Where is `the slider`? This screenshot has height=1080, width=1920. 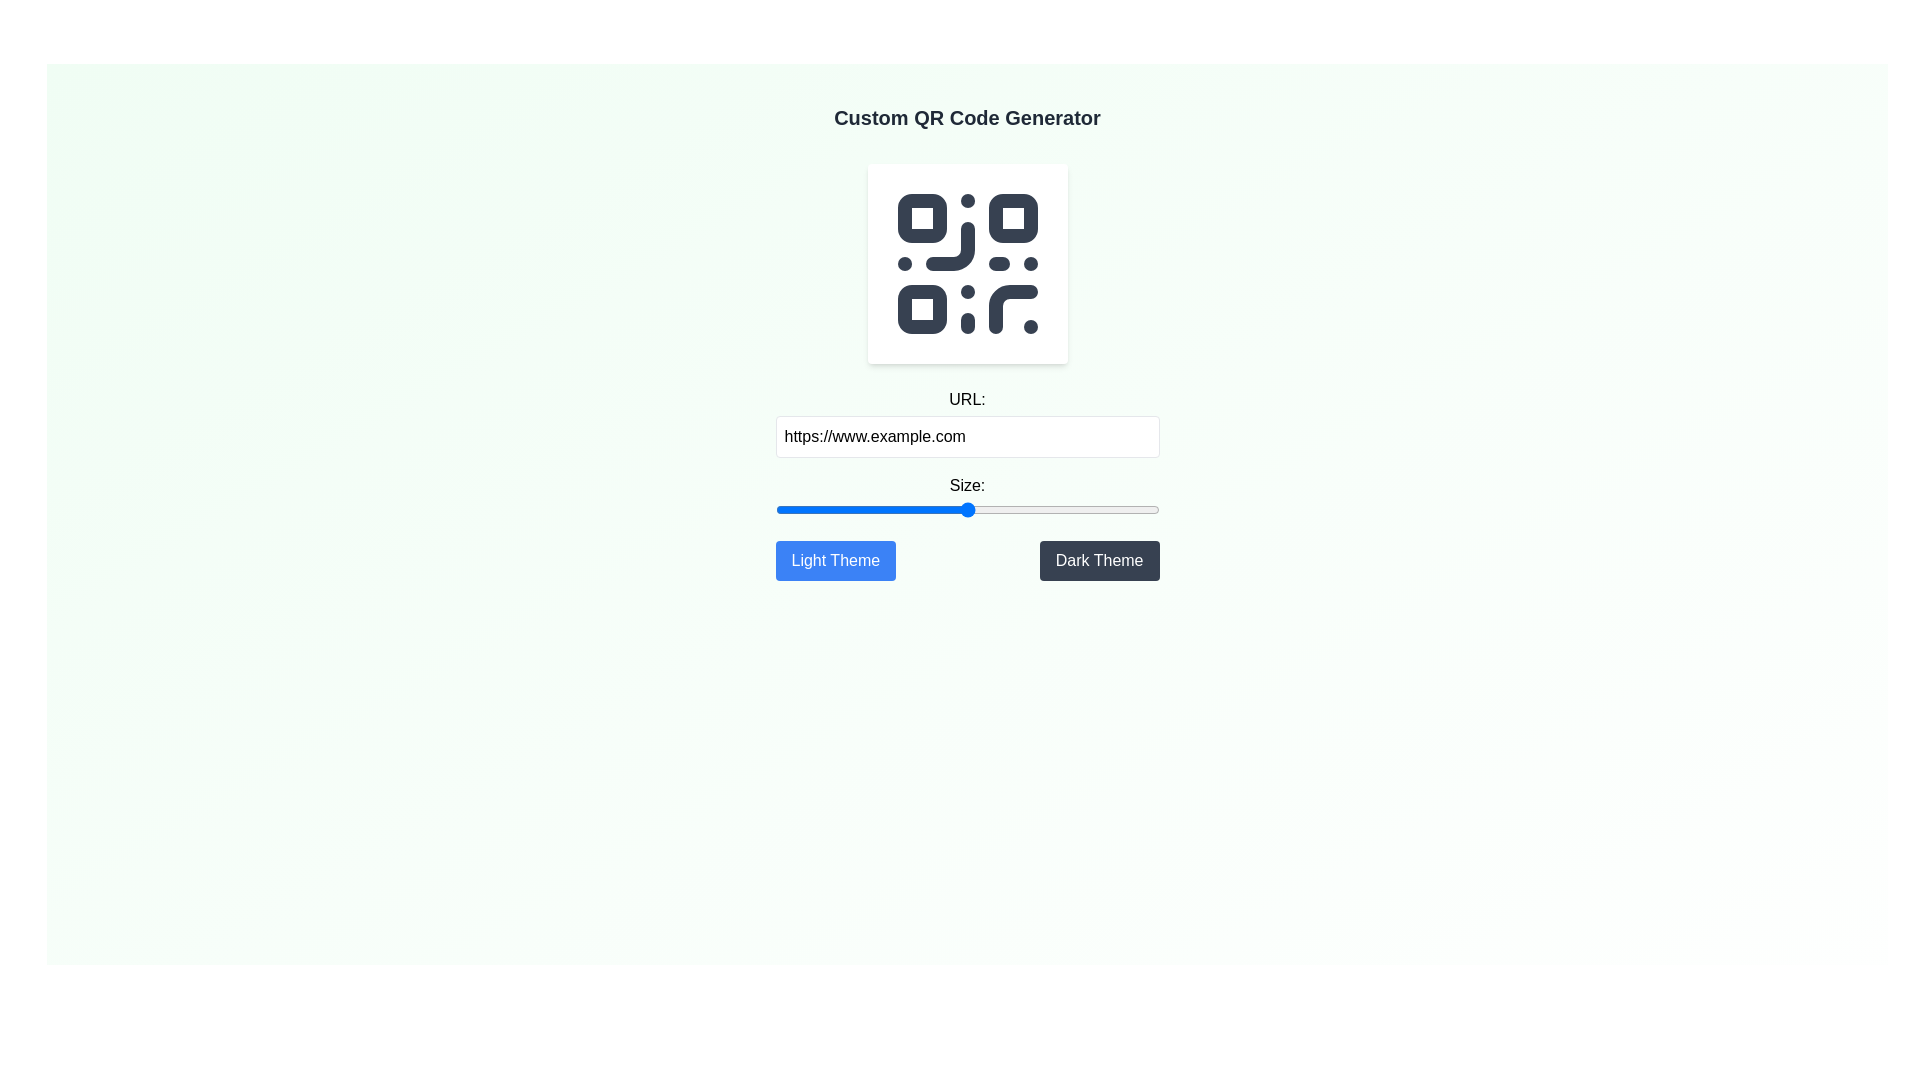
the slider is located at coordinates (928, 508).